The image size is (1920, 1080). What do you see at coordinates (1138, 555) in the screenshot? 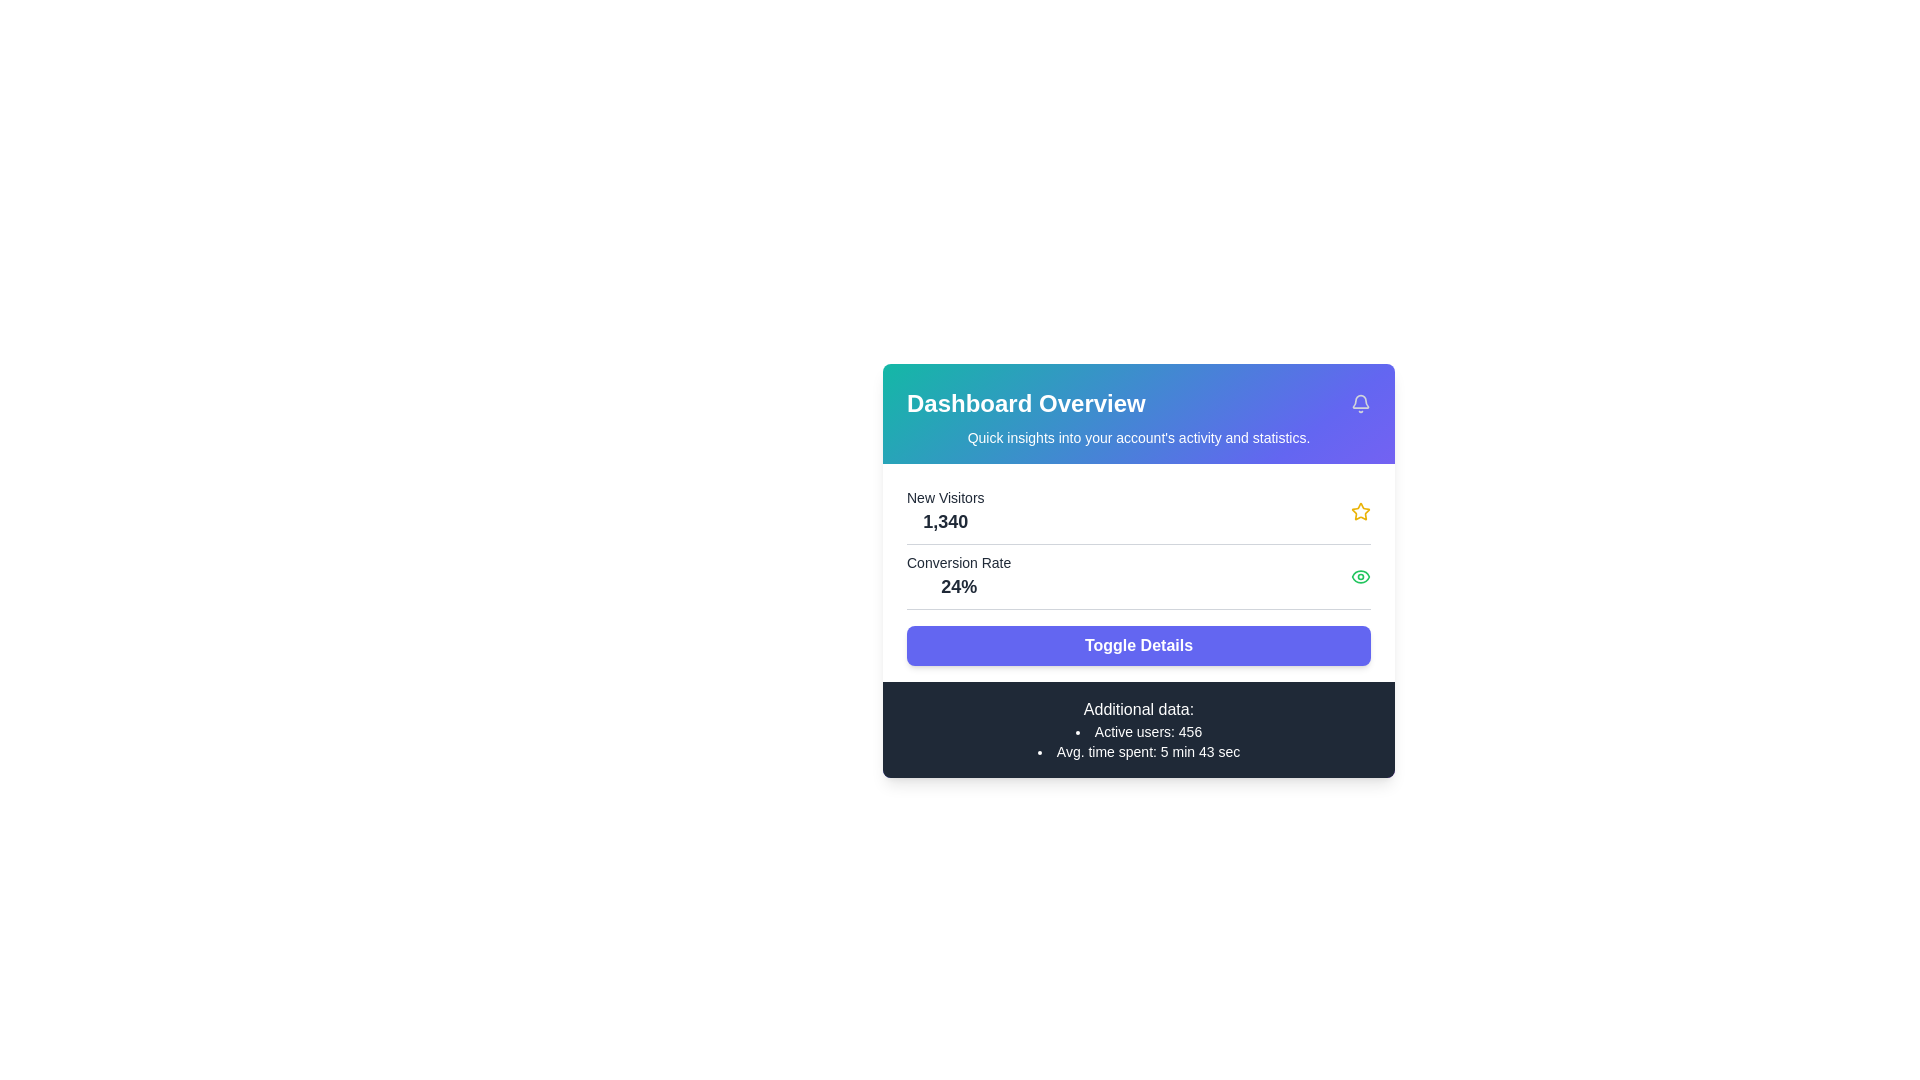
I see `the event-triggering icons in the Dashboard Overview section, which features metrics and a 'Toggle Details' button` at bounding box center [1138, 555].